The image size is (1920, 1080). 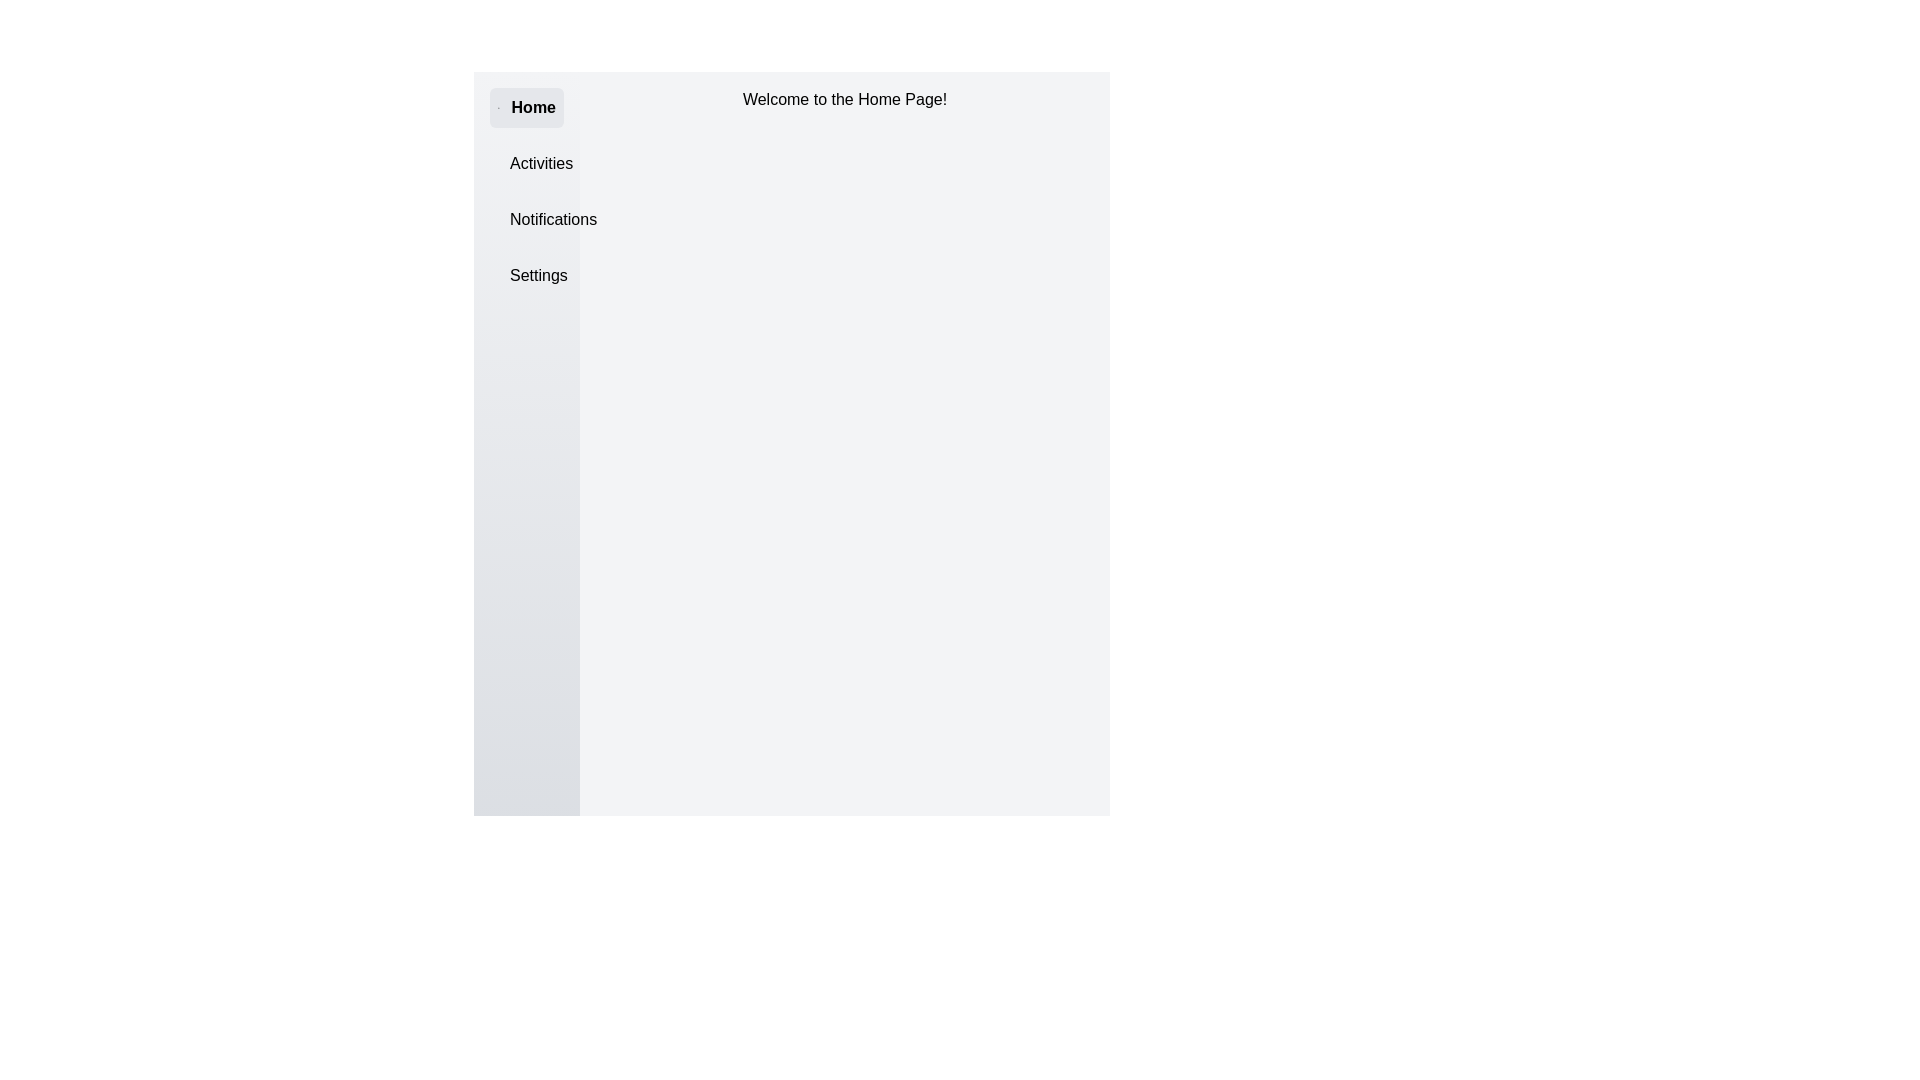 What do you see at coordinates (553, 219) in the screenshot?
I see `the navigation label located in the vertical left-side menu, positioned below 'Home' and above 'Settings', which redirects to the notifications section` at bounding box center [553, 219].